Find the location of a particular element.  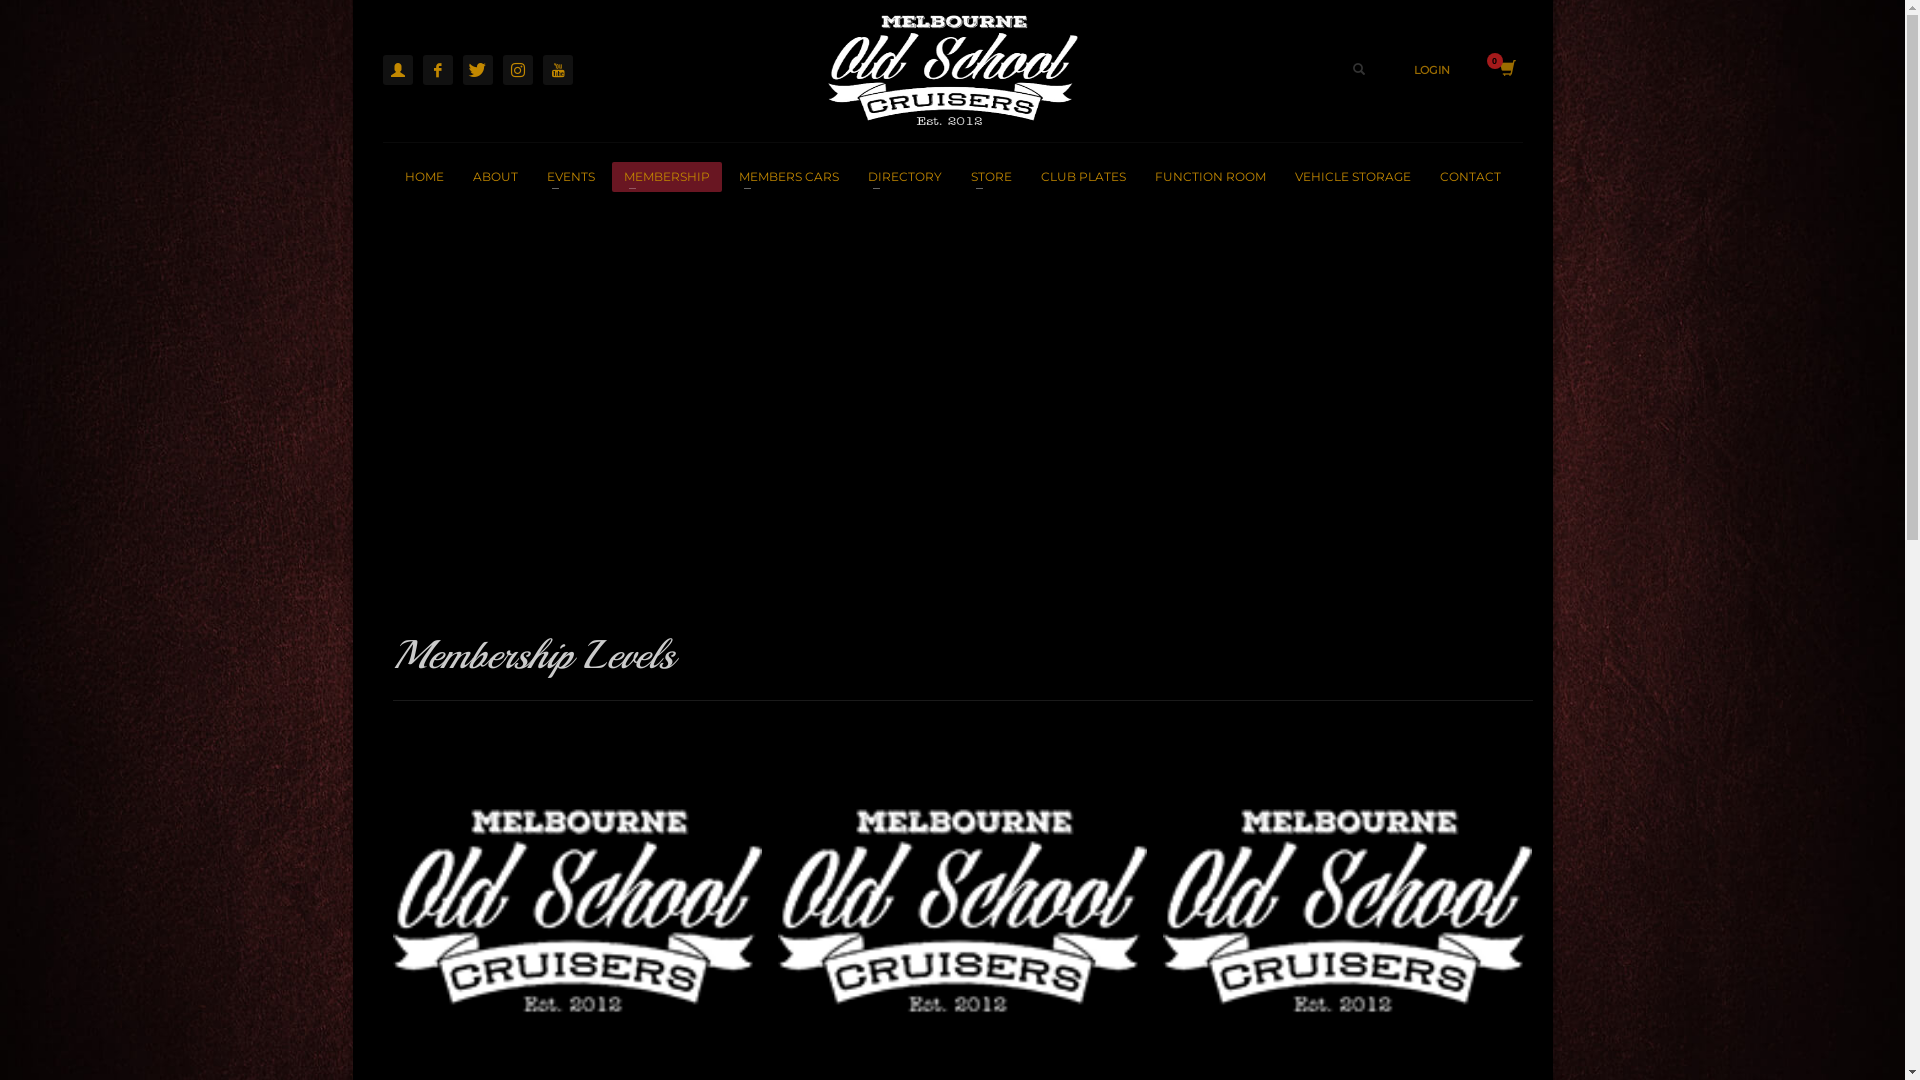

'CLUB PLATES' is located at coordinates (1081, 175).